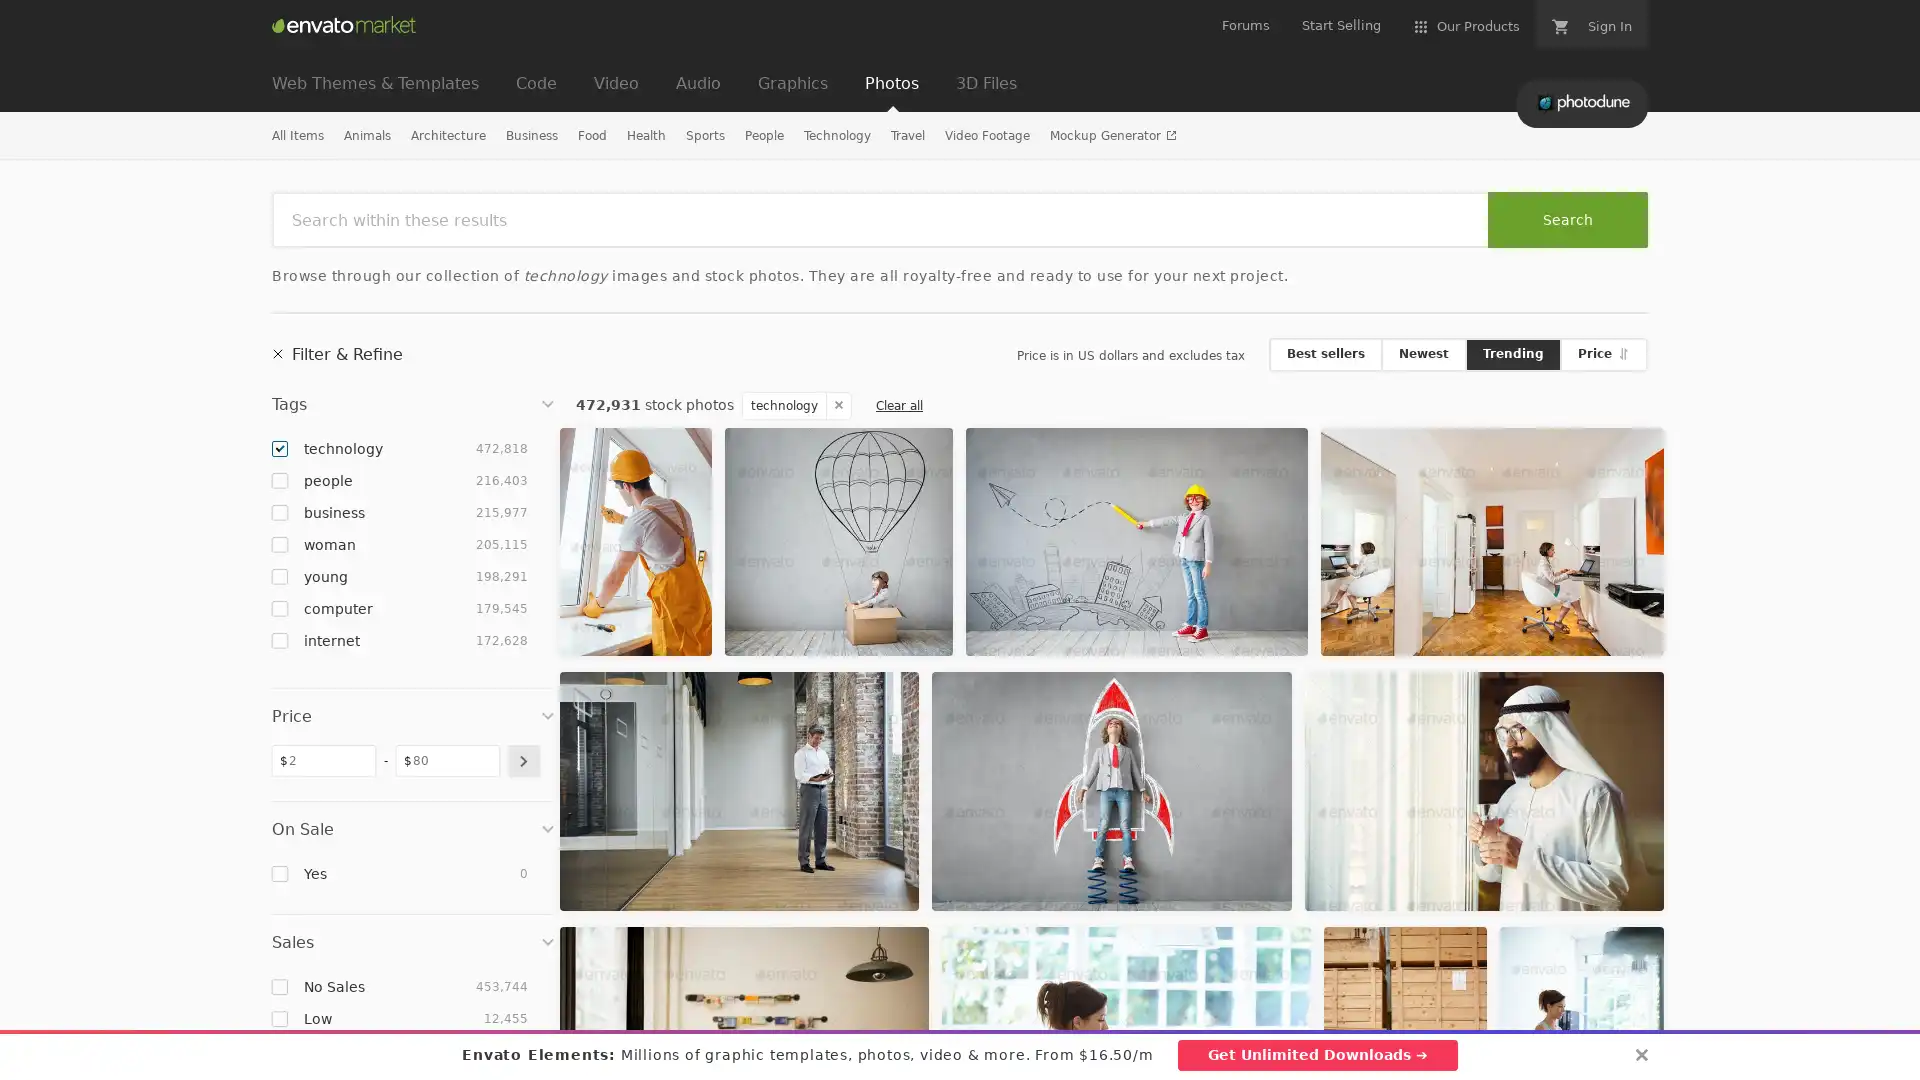  I want to click on submit, so click(523, 759).